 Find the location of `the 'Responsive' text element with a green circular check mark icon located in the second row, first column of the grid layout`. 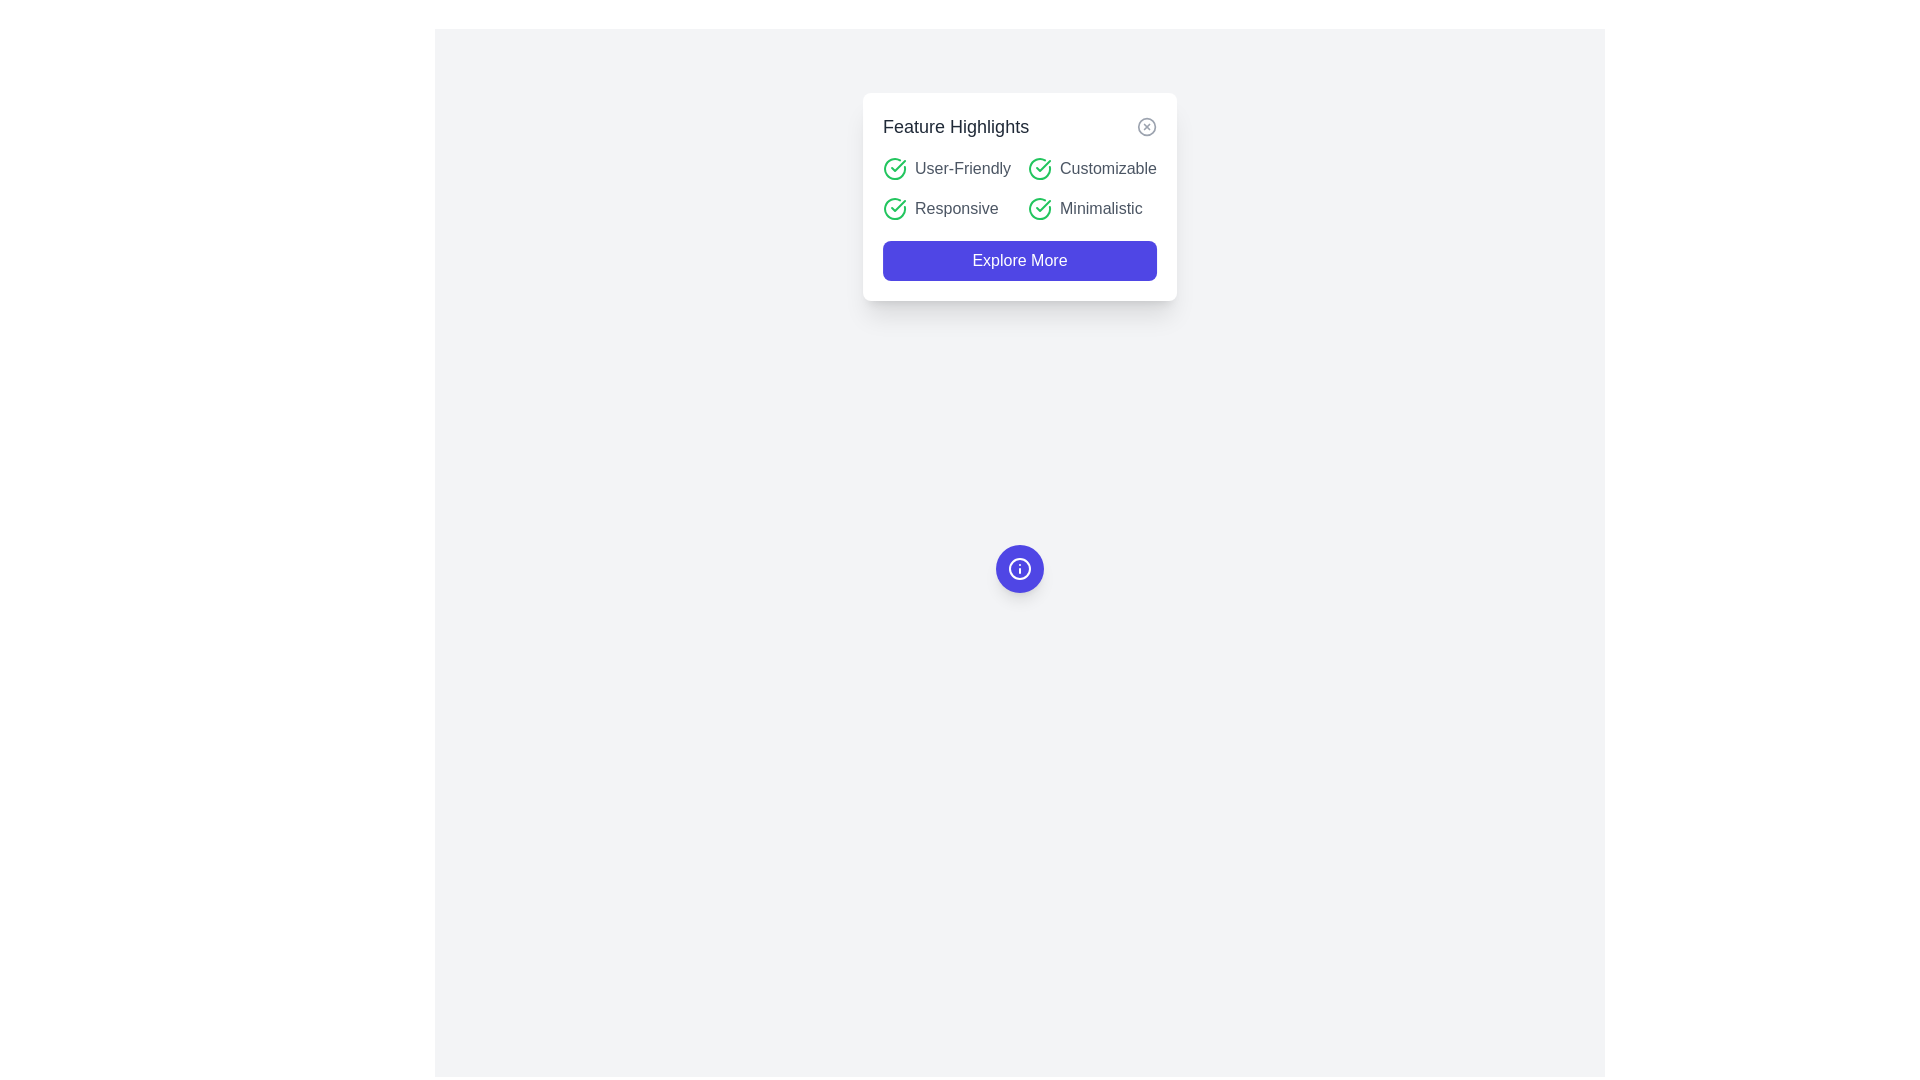

the 'Responsive' text element with a green circular check mark icon located in the second row, first column of the grid layout is located at coordinates (946, 208).